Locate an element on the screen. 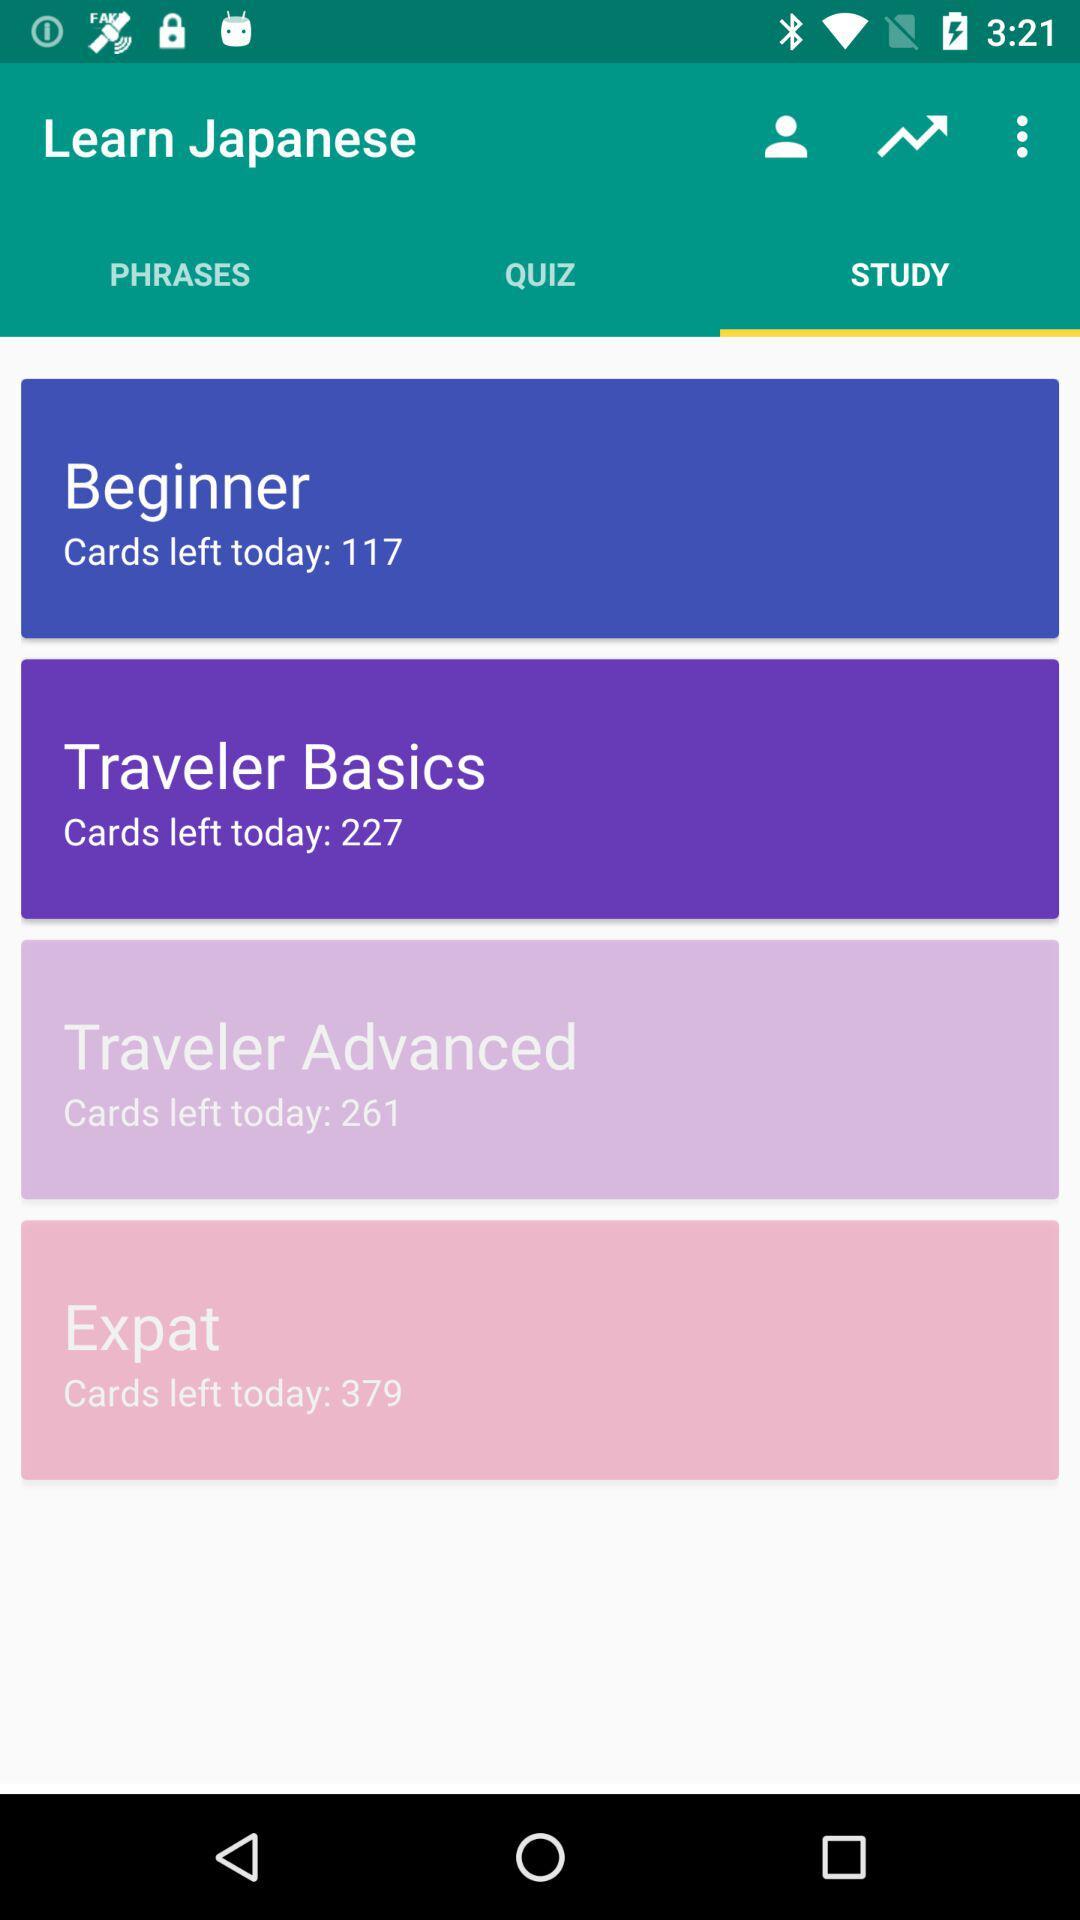 Image resolution: width=1080 pixels, height=1920 pixels. item above the beginner icon is located at coordinates (540, 272).